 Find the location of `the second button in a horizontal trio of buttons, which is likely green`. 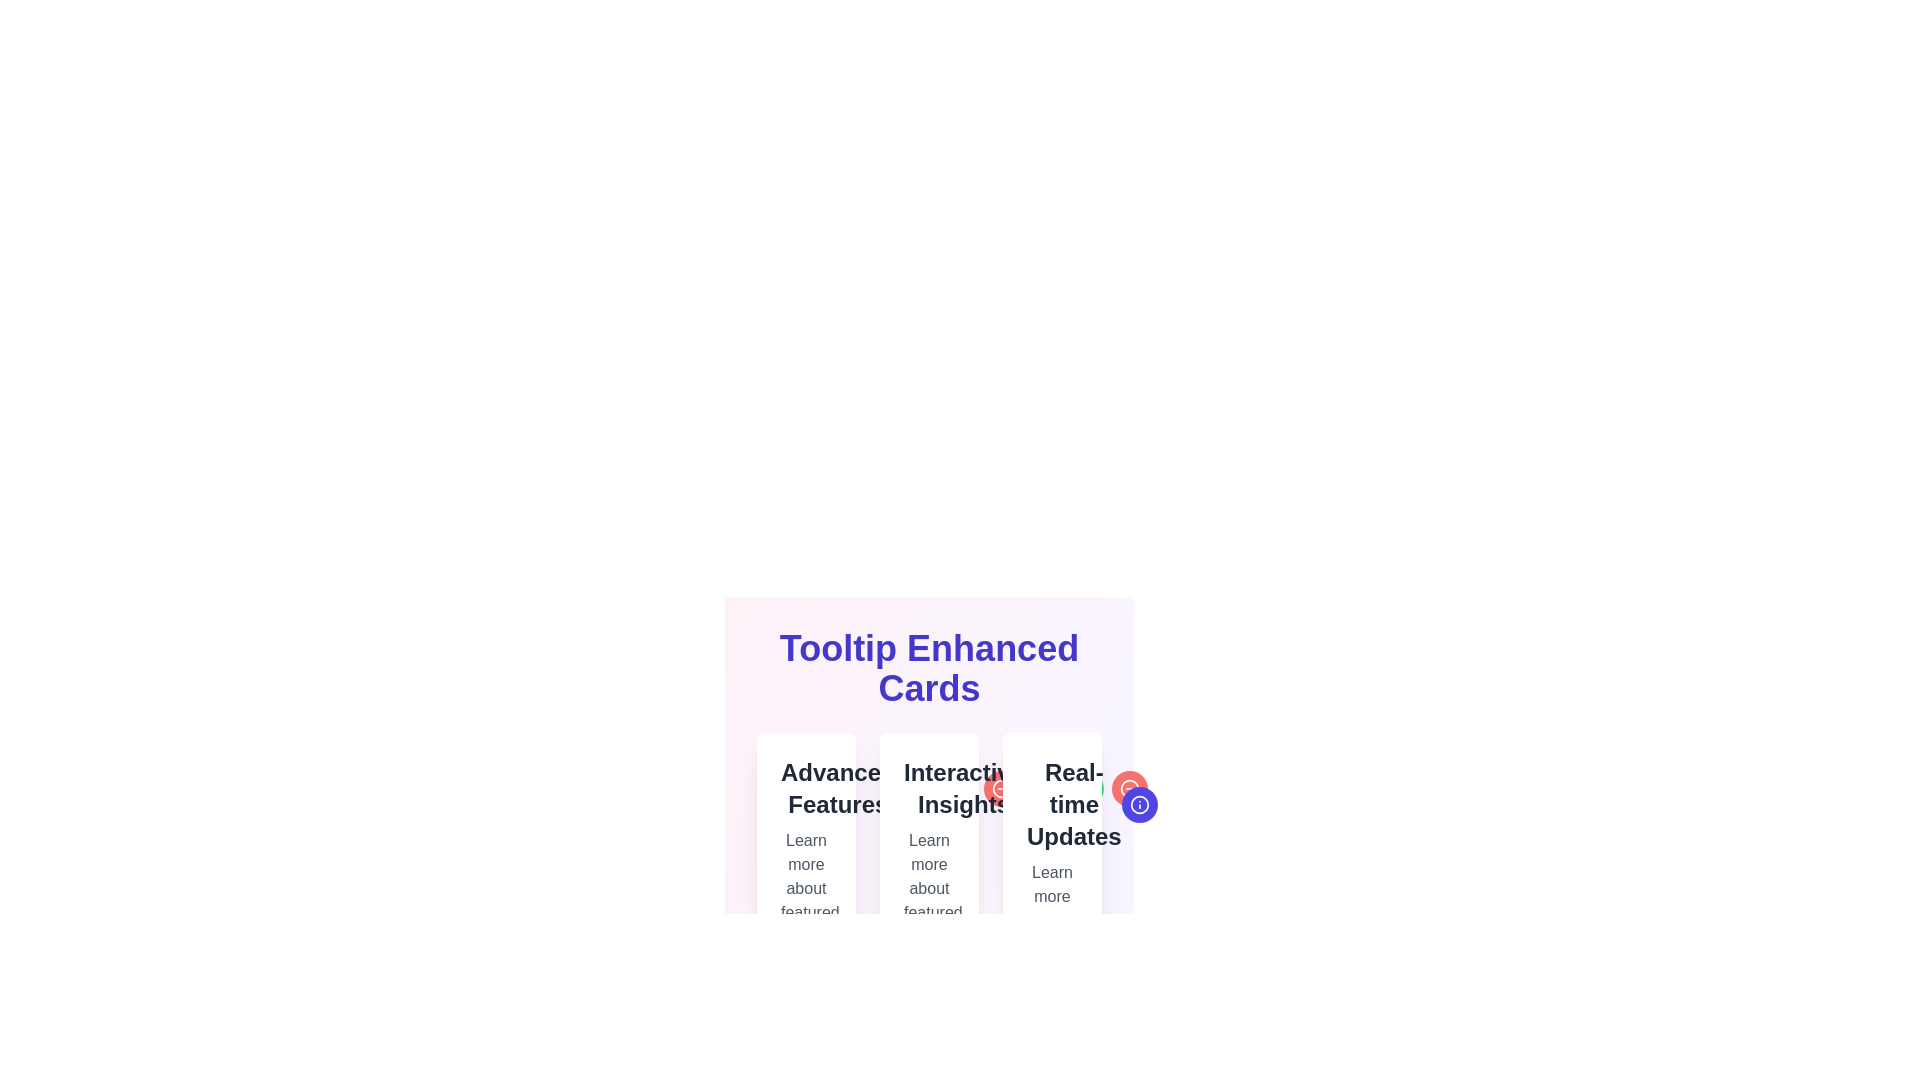

the second button in a horizontal trio of buttons, which is likely green is located at coordinates (956, 788).